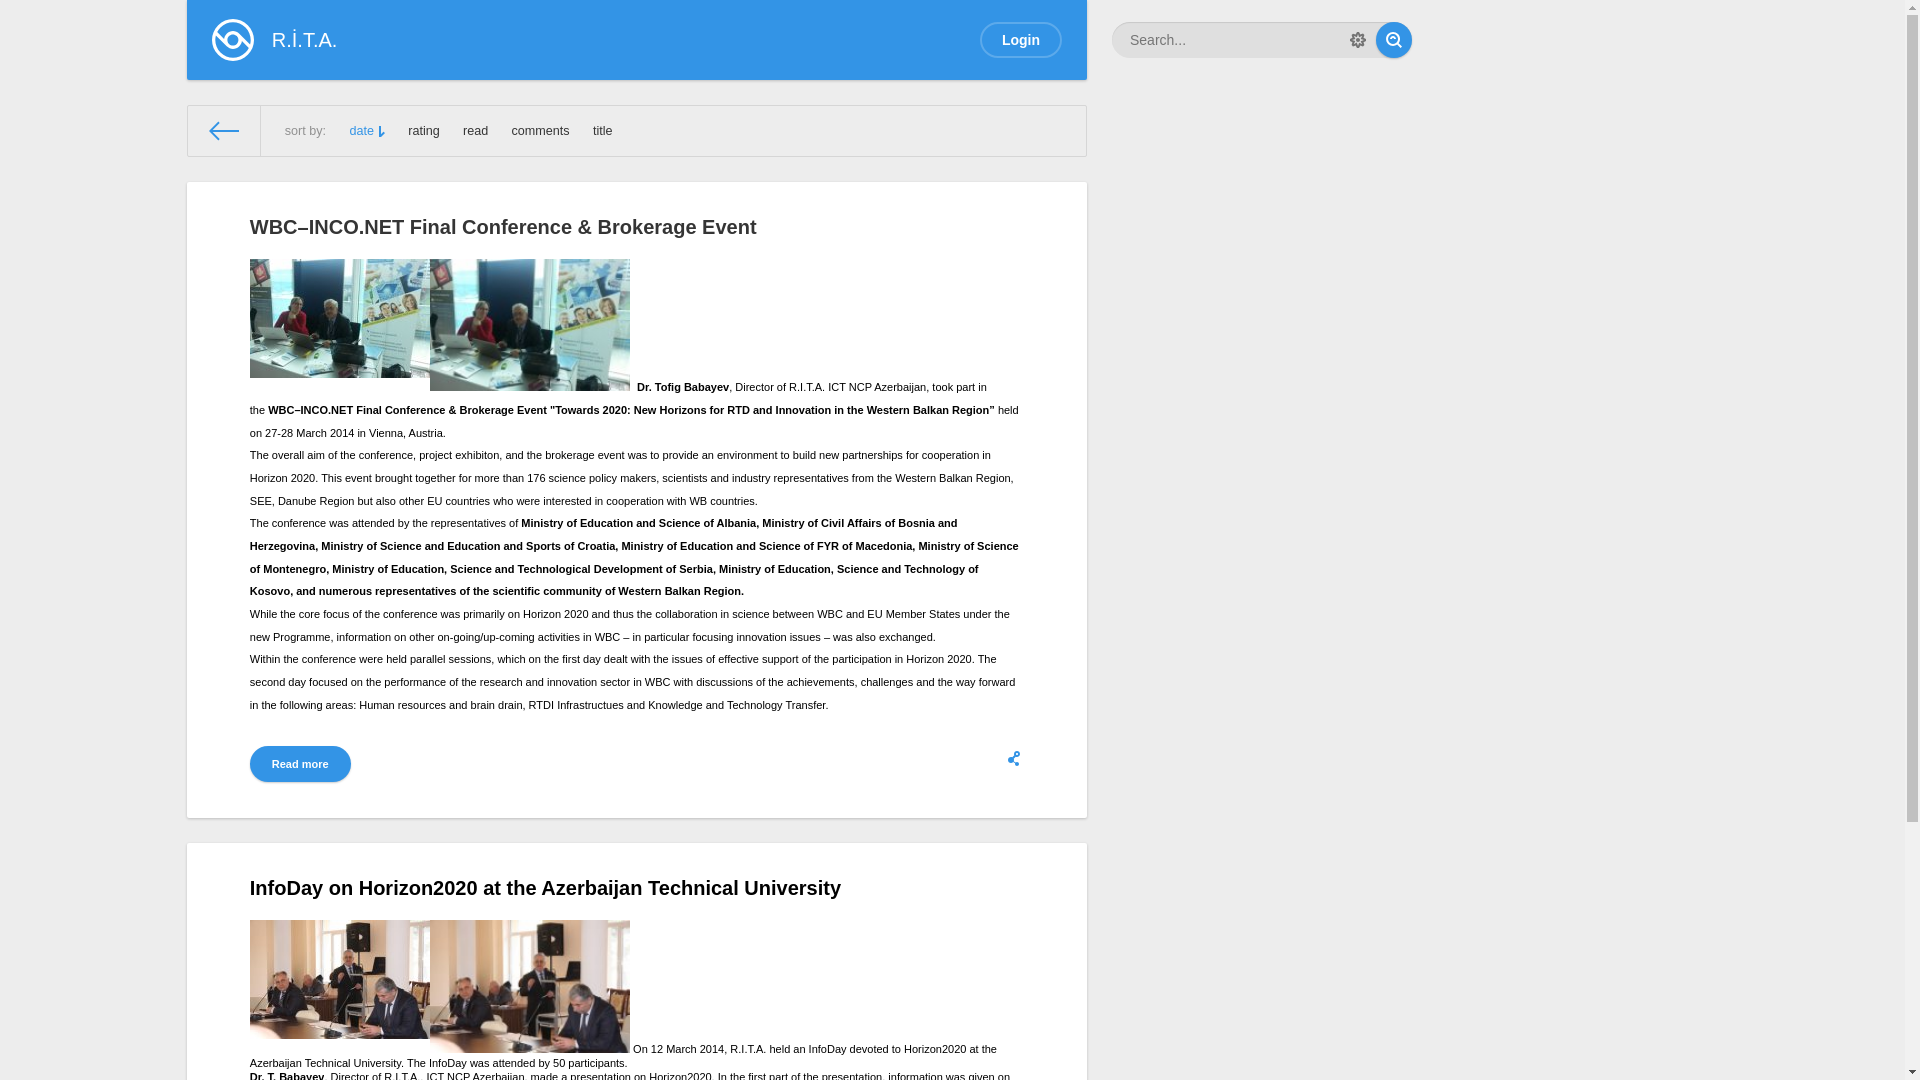  I want to click on 'Extended Search', so click(1358, 39).